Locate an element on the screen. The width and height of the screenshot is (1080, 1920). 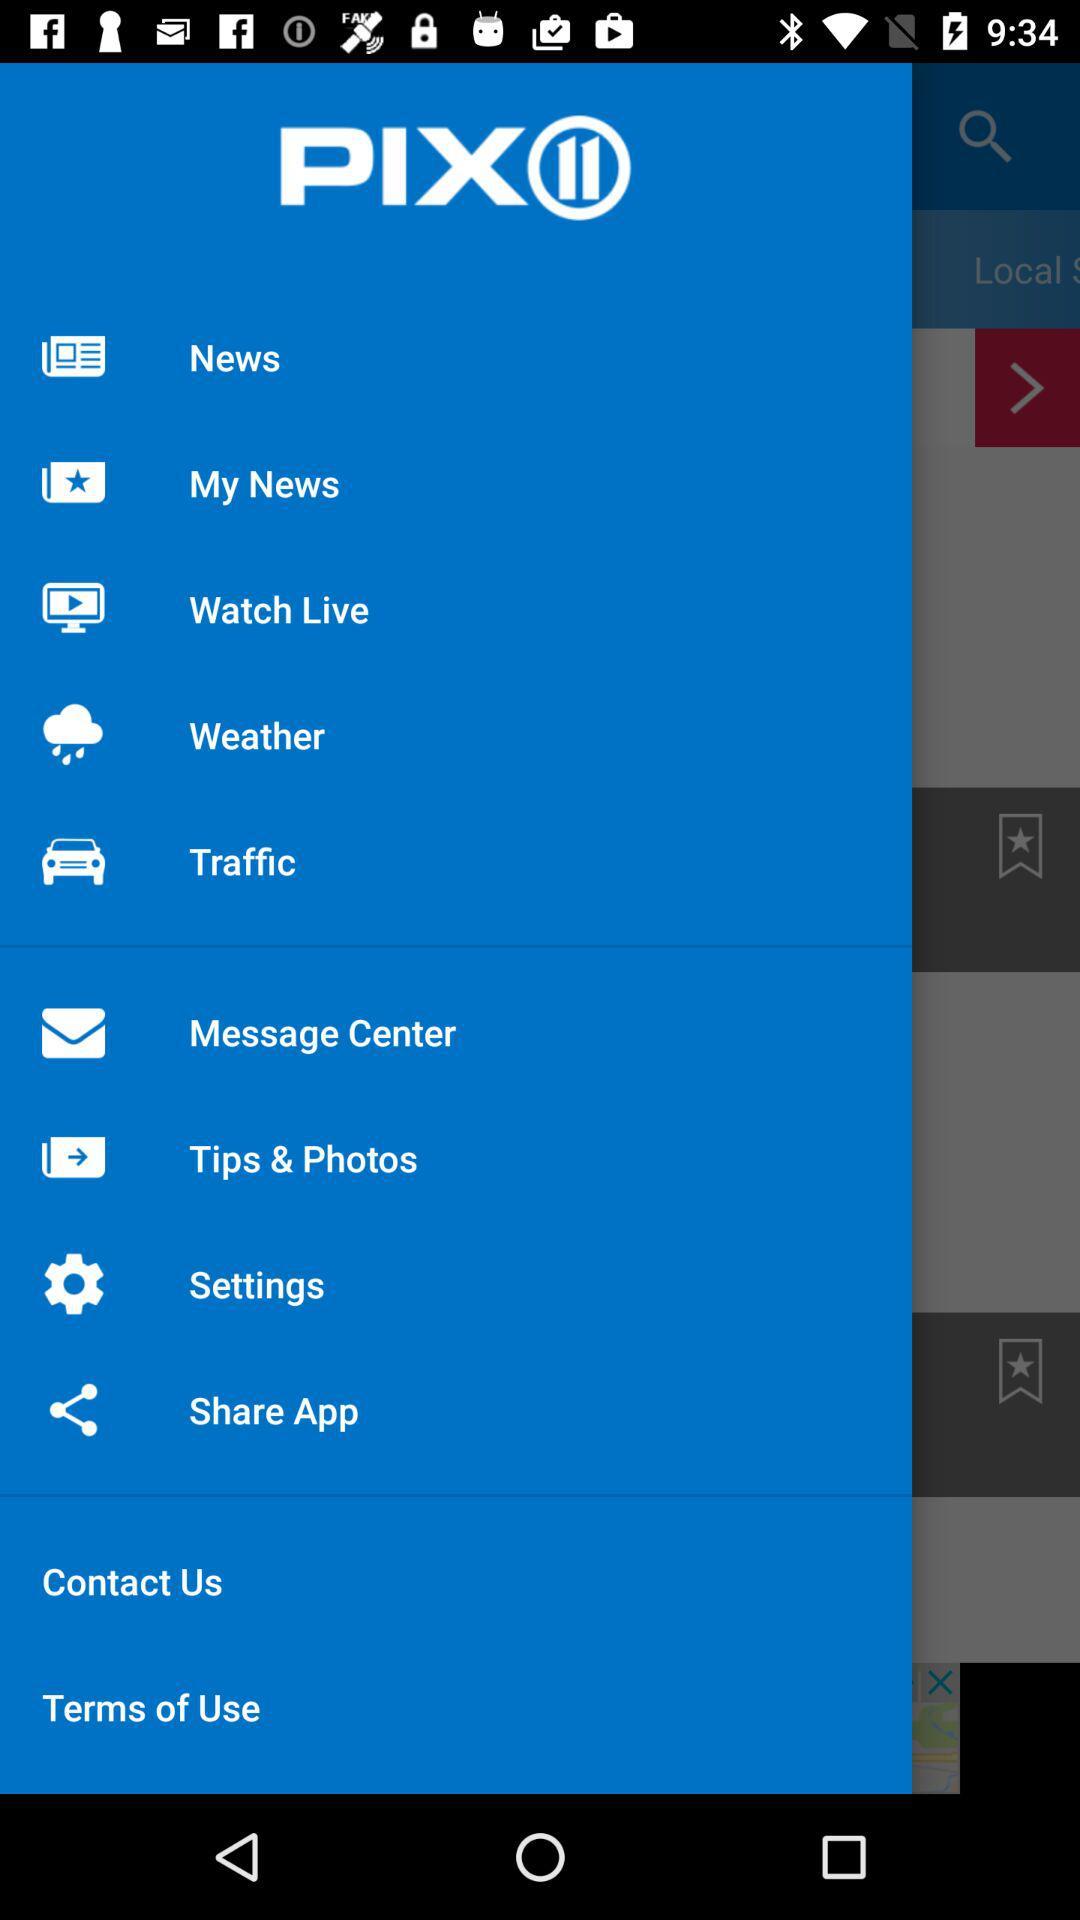
the search icon is located at coordinates (984, 135).